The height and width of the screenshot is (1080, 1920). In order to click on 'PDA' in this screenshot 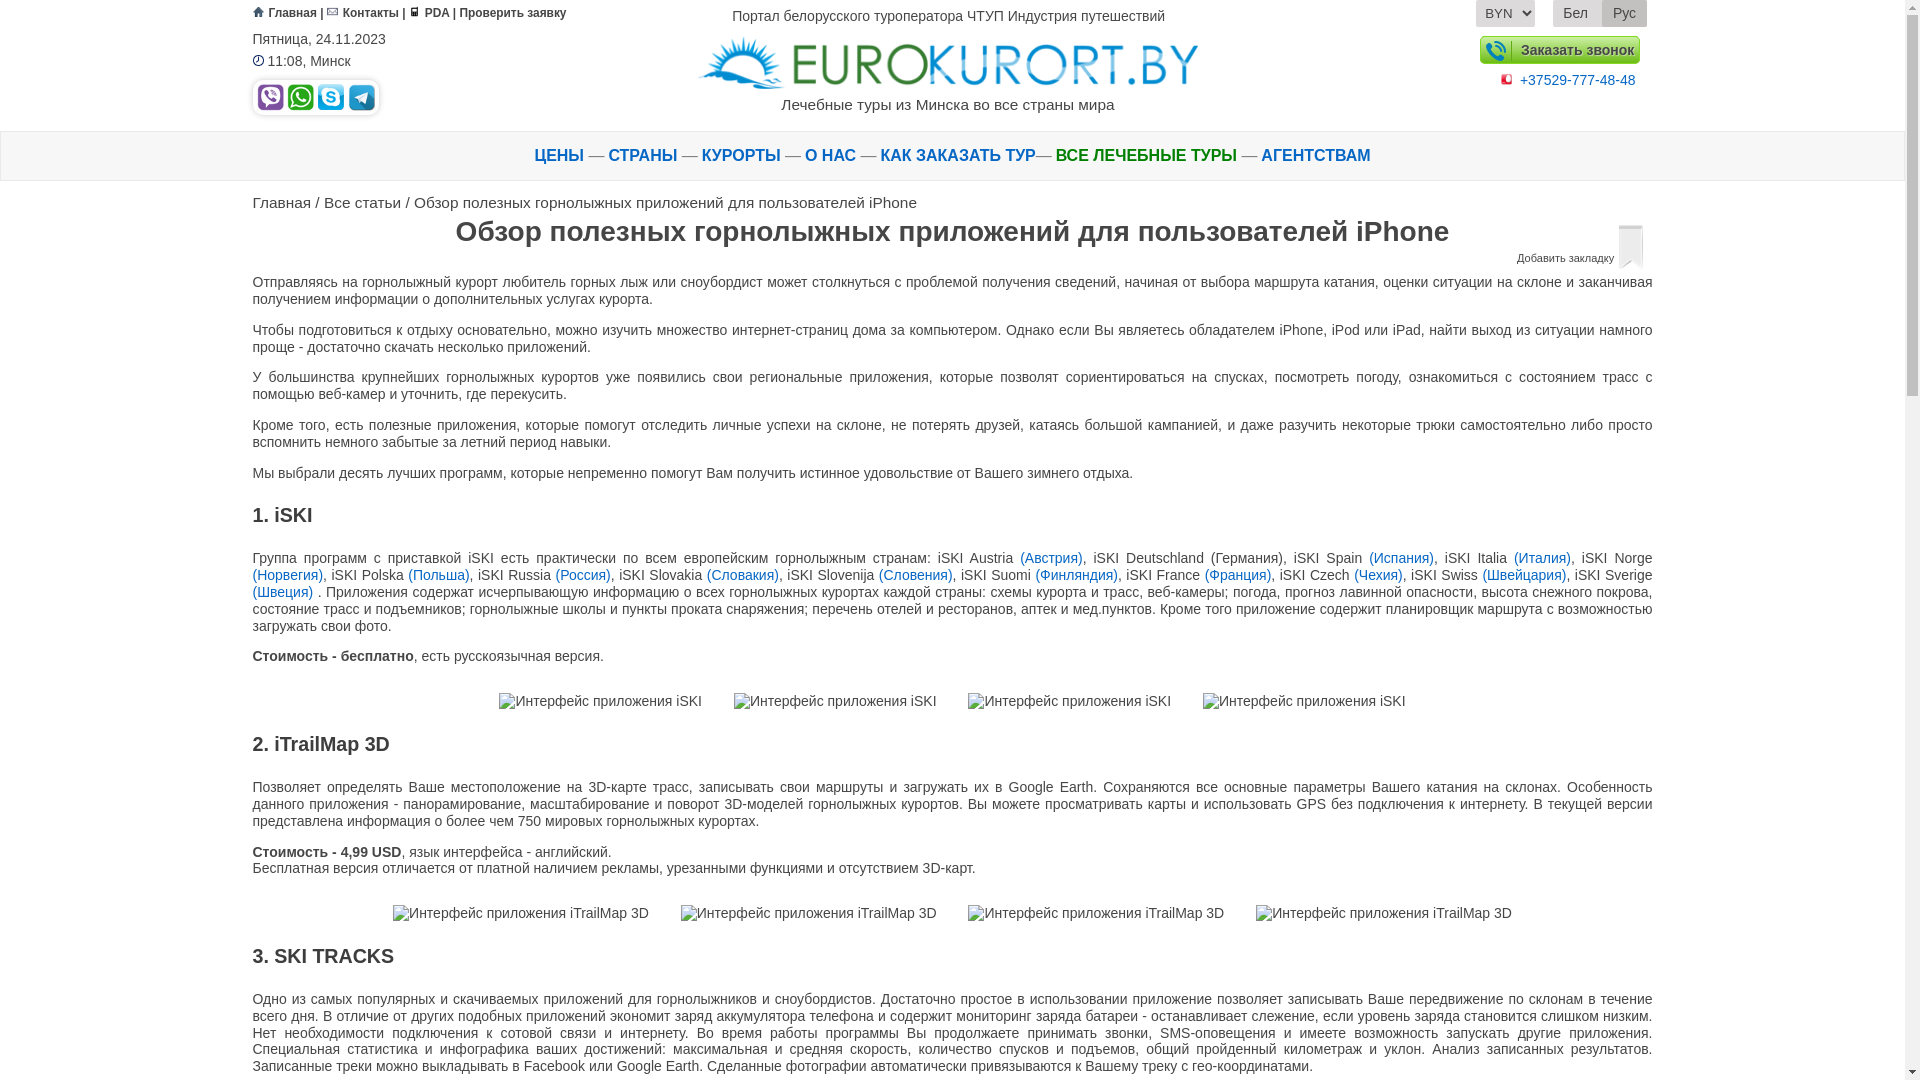, I will do `click(428, 12)`.